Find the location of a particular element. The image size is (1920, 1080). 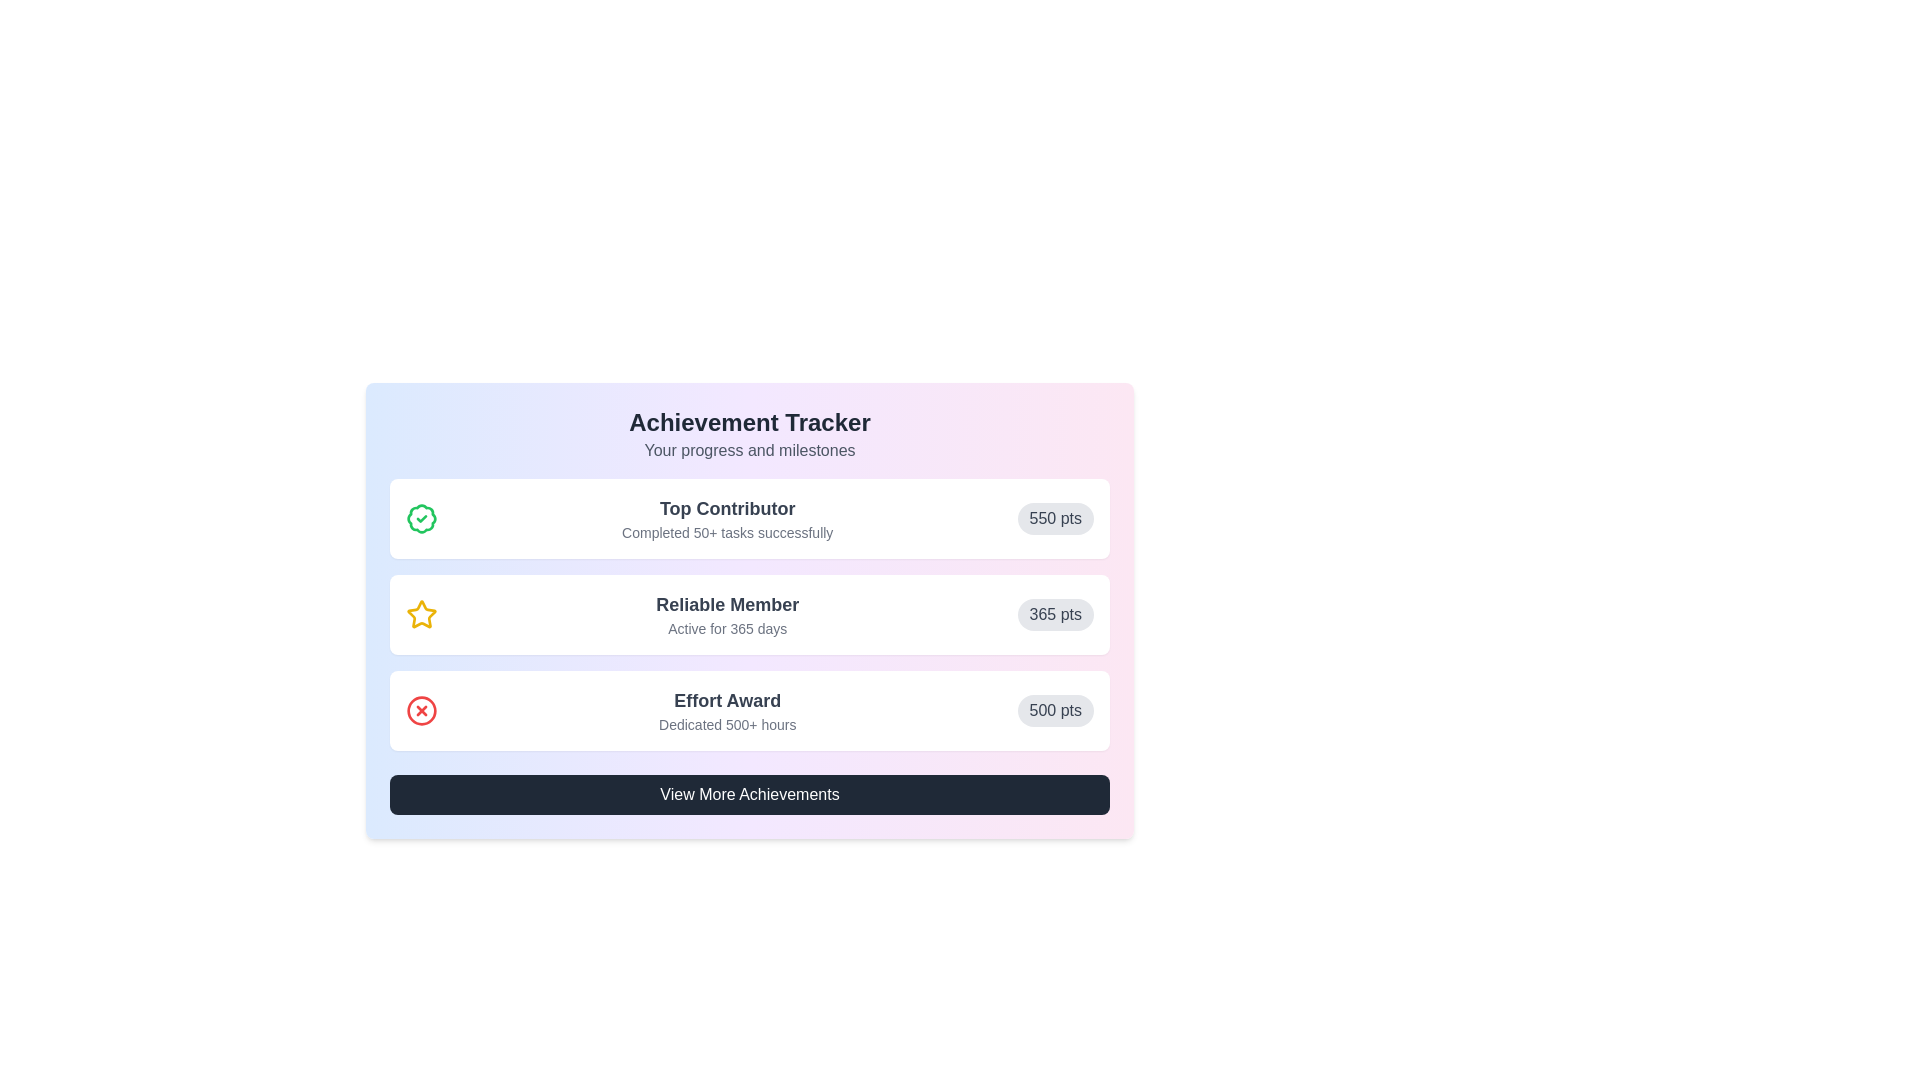

the Static text block displaying the achievement title 'Reliable Member' and the description 'Active for 365 days', which is surrounded by a golden star icon and a '365 pts' label is located at coordinates (726, 613).